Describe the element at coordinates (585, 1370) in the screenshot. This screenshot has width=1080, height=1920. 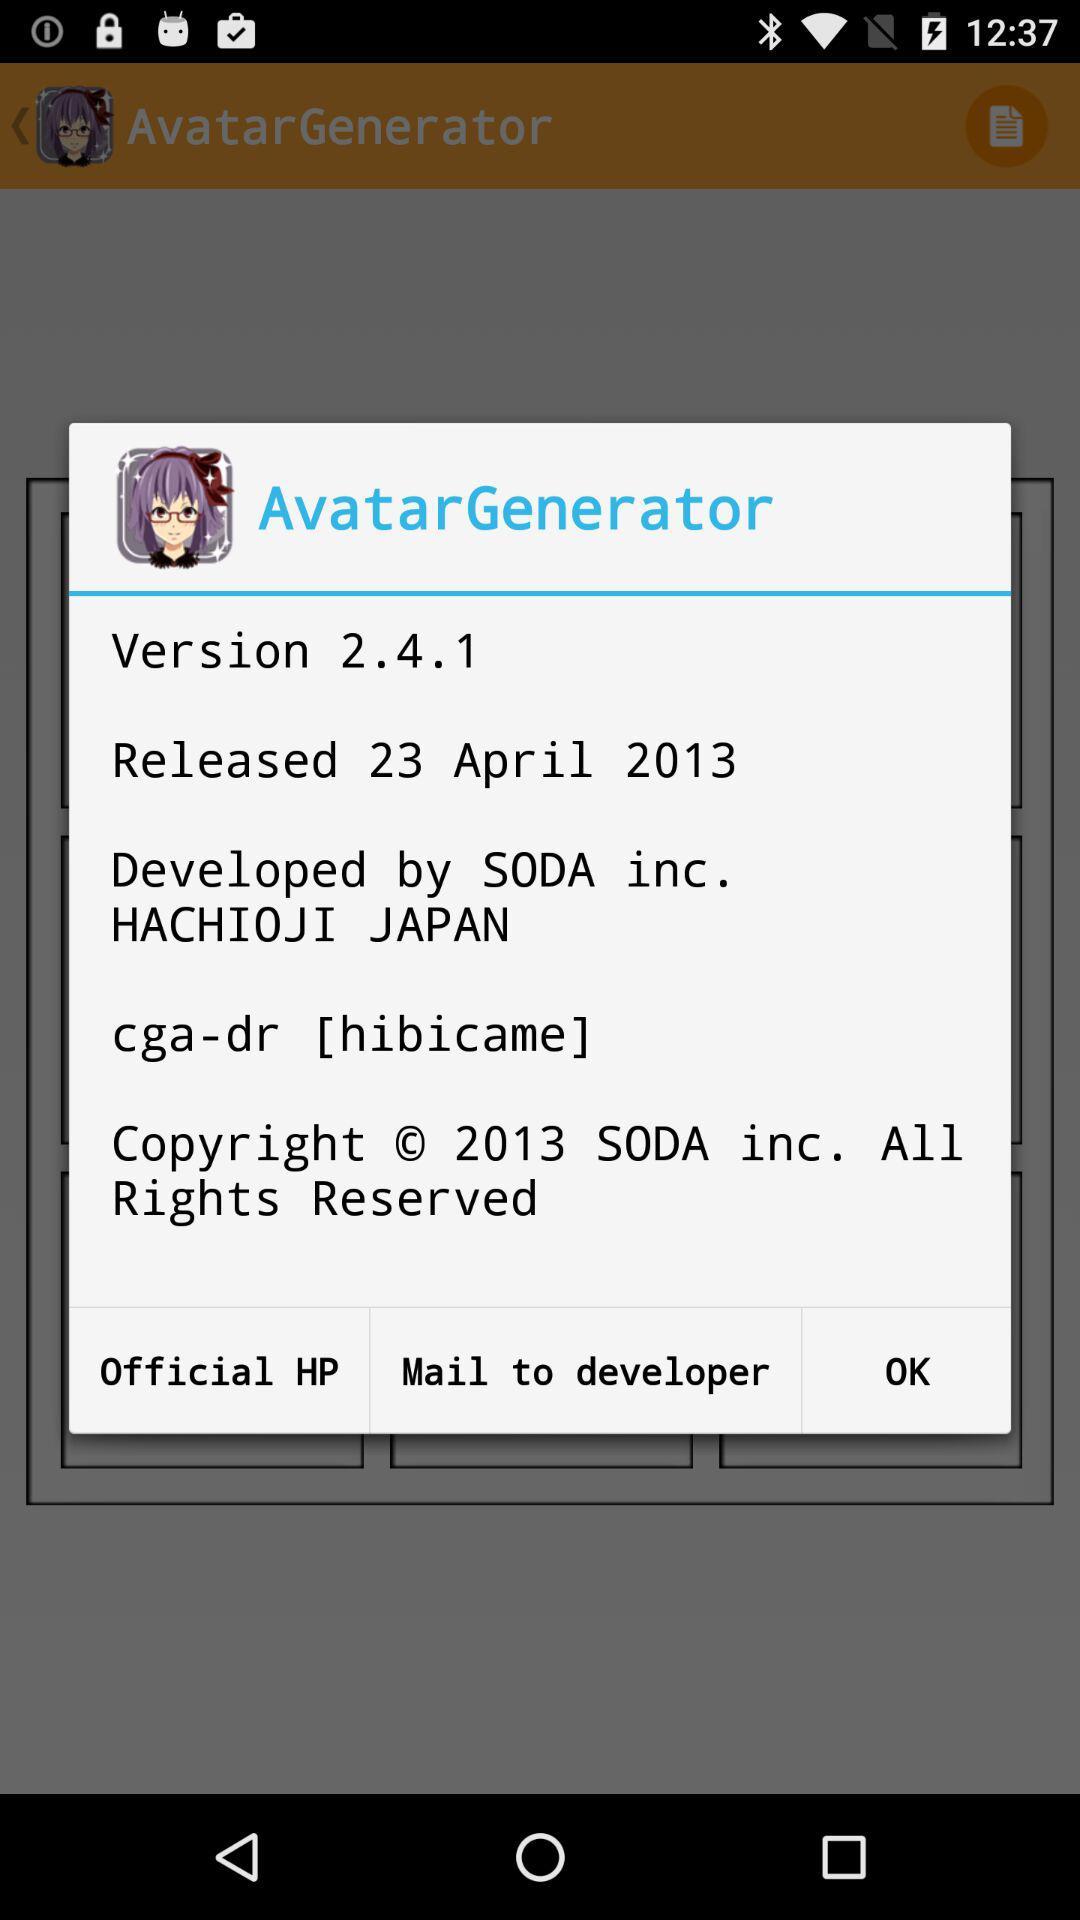
I see `app below version 2 4 item` at that location.